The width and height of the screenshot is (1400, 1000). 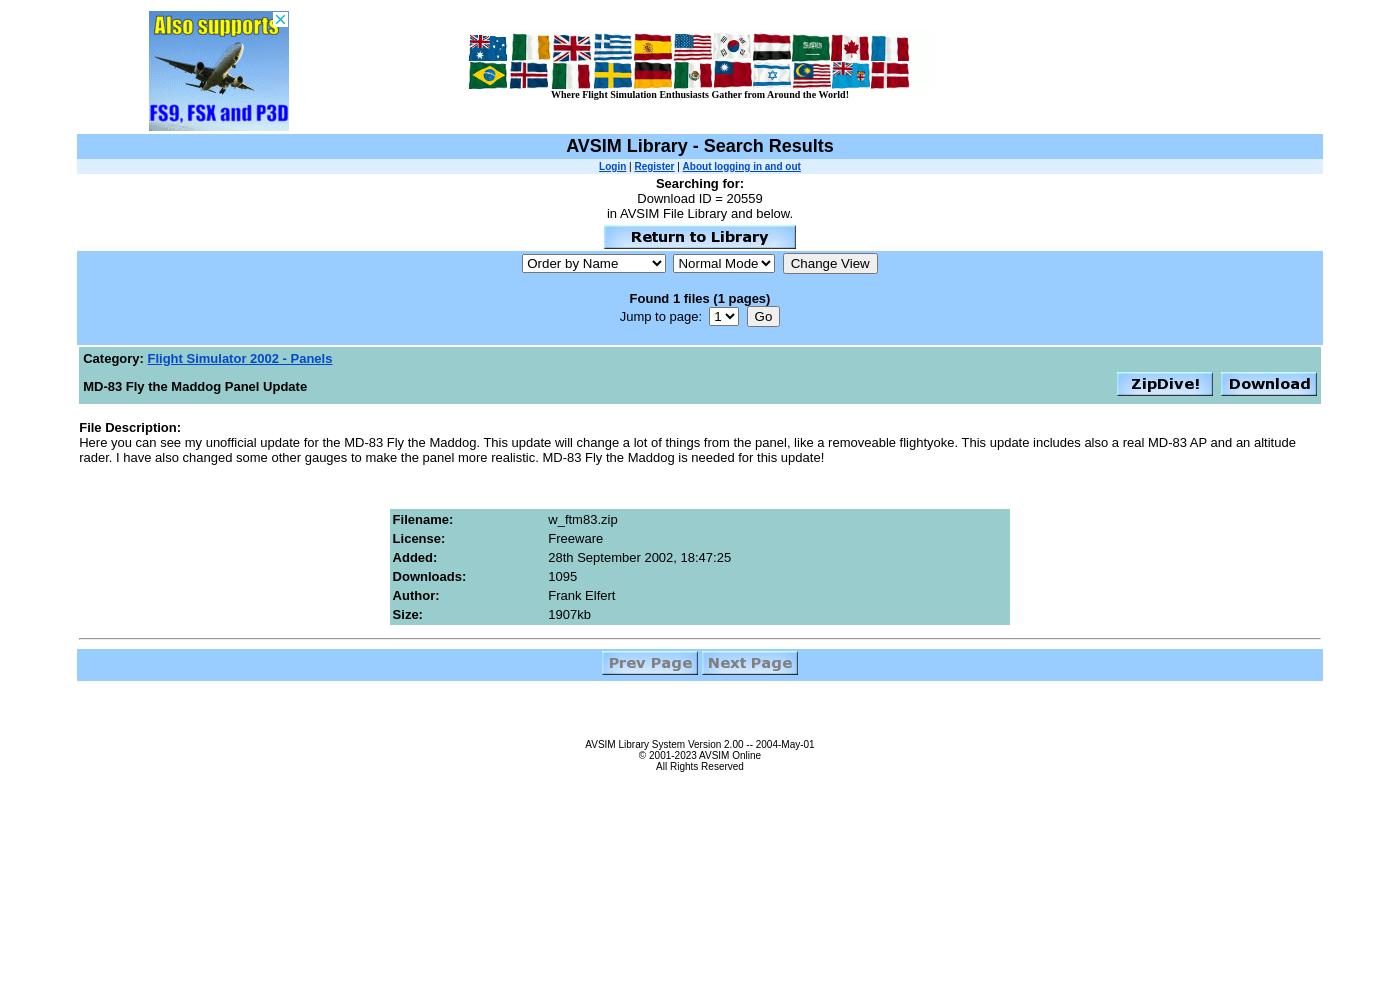 I want to click on 'AVSIM Library System Version 2.00 -- 2004-May-01', so click(x=699, y=742).